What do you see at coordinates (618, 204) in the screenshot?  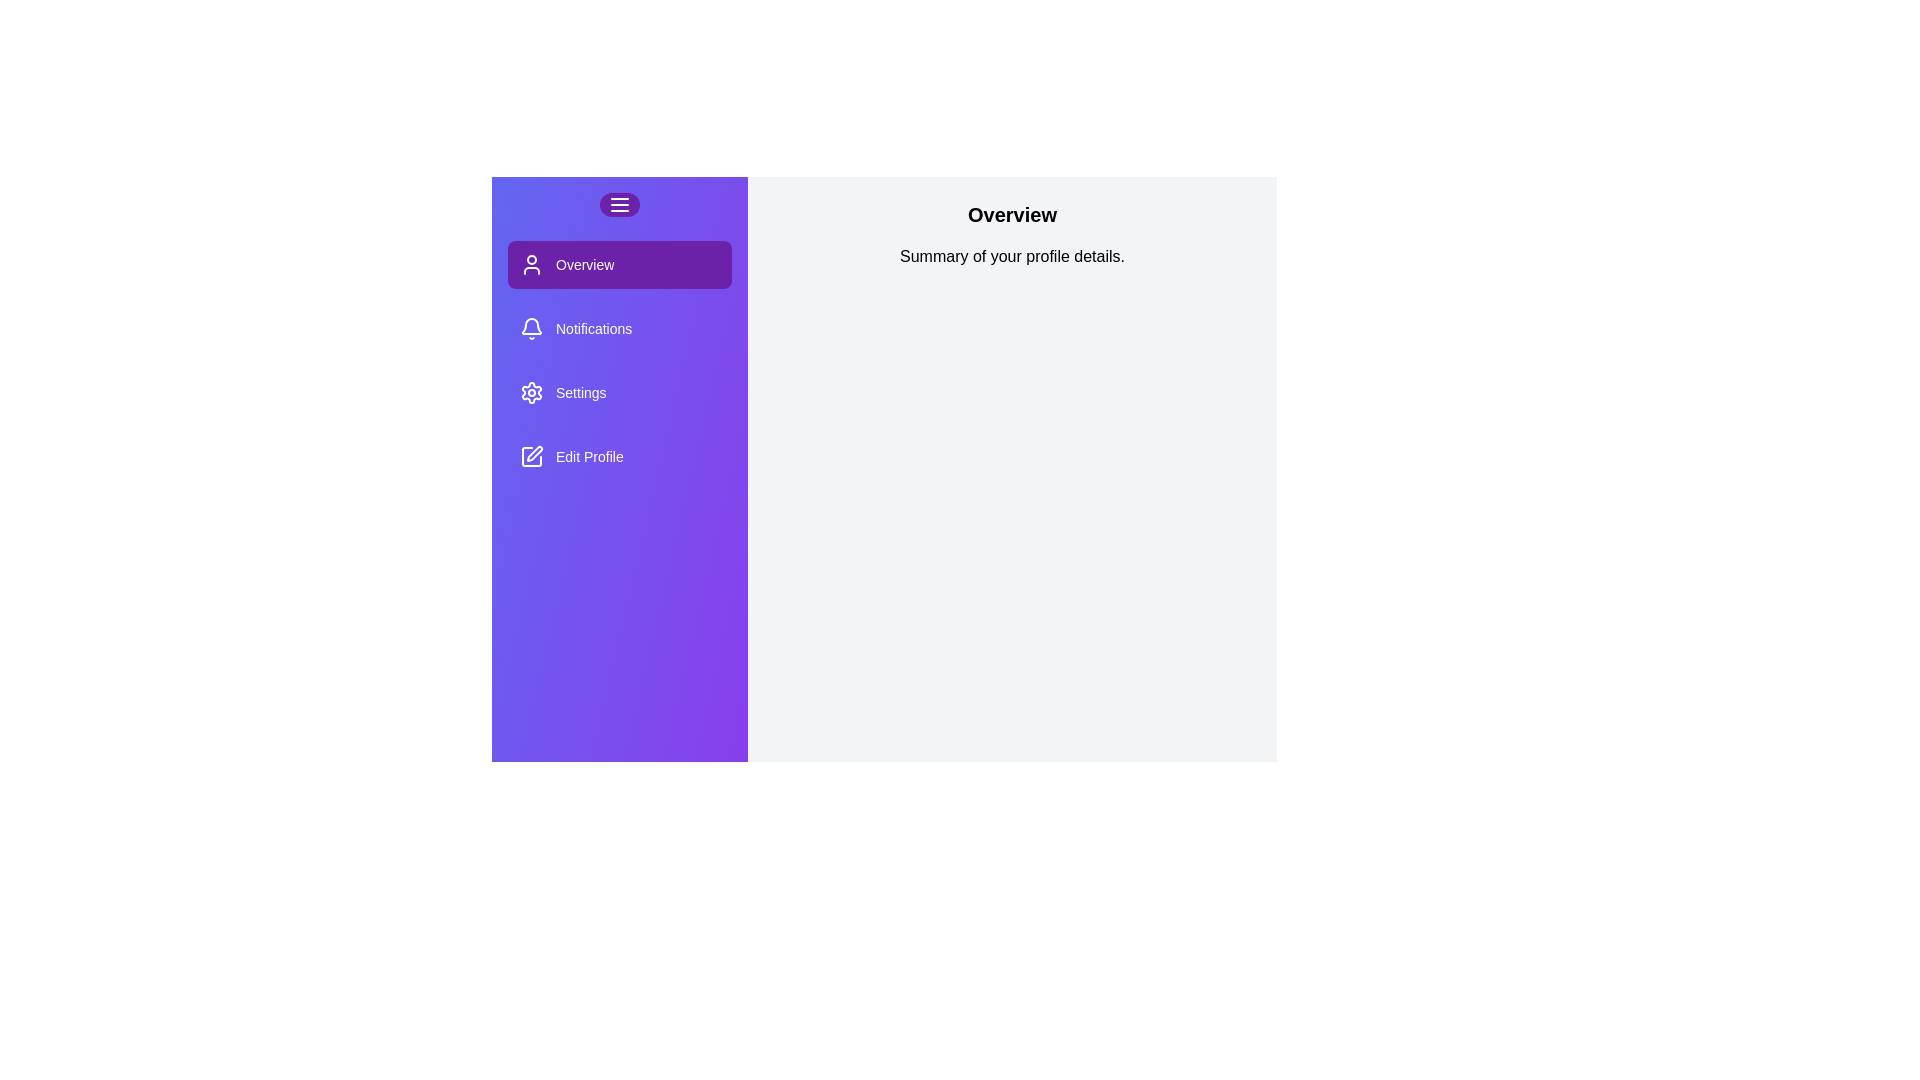 I see `the drawer toggle button to change the drawer's open state` at bounding box center [618, 204].